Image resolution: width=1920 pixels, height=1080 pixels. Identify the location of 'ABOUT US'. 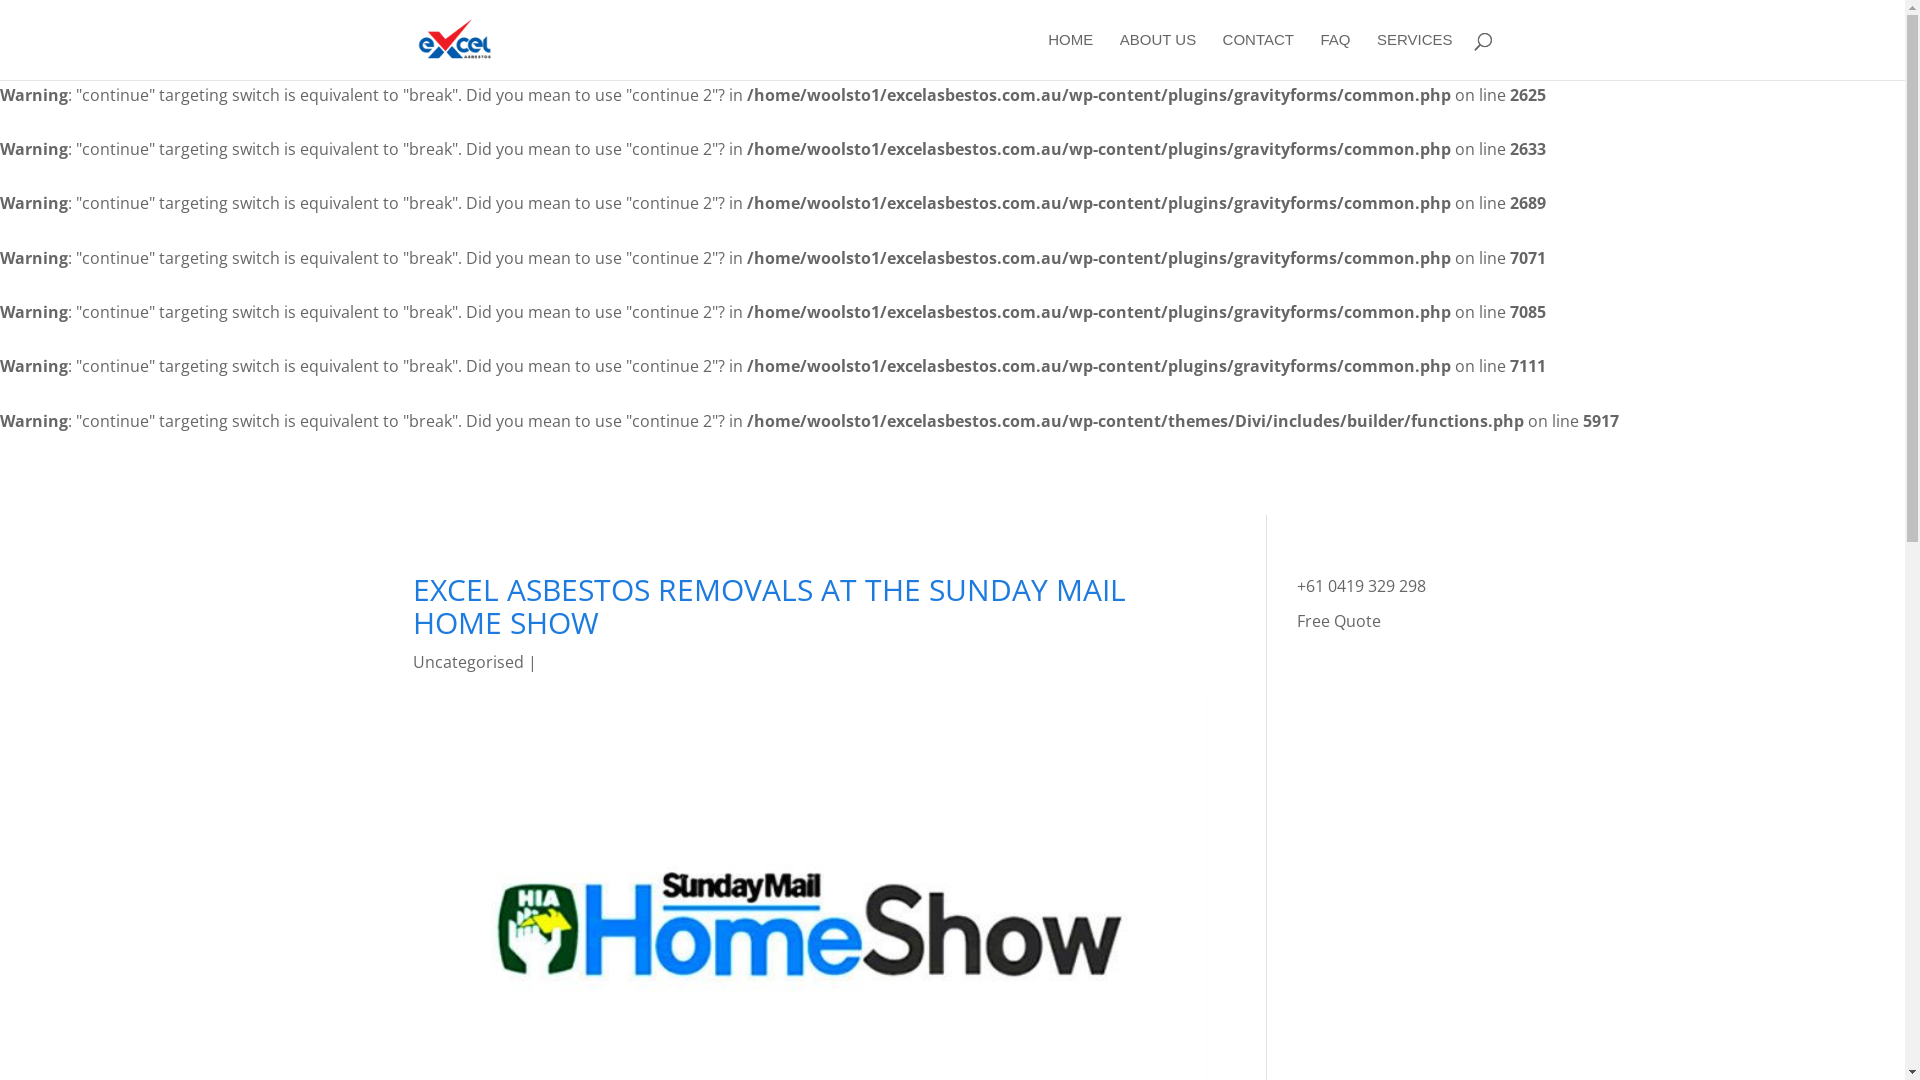
(1157, 55).